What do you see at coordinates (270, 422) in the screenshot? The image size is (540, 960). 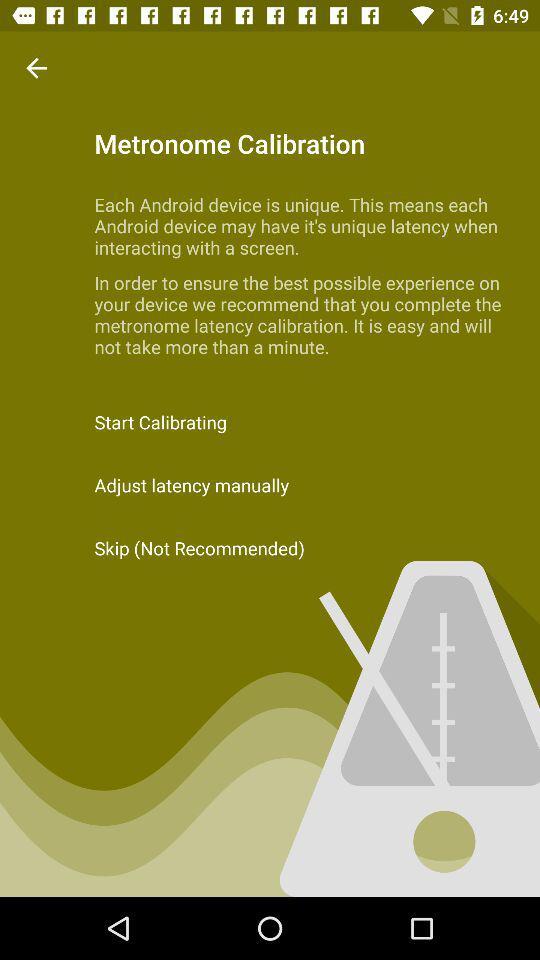 I see `start calibrating` at bounding box center [270, 422].